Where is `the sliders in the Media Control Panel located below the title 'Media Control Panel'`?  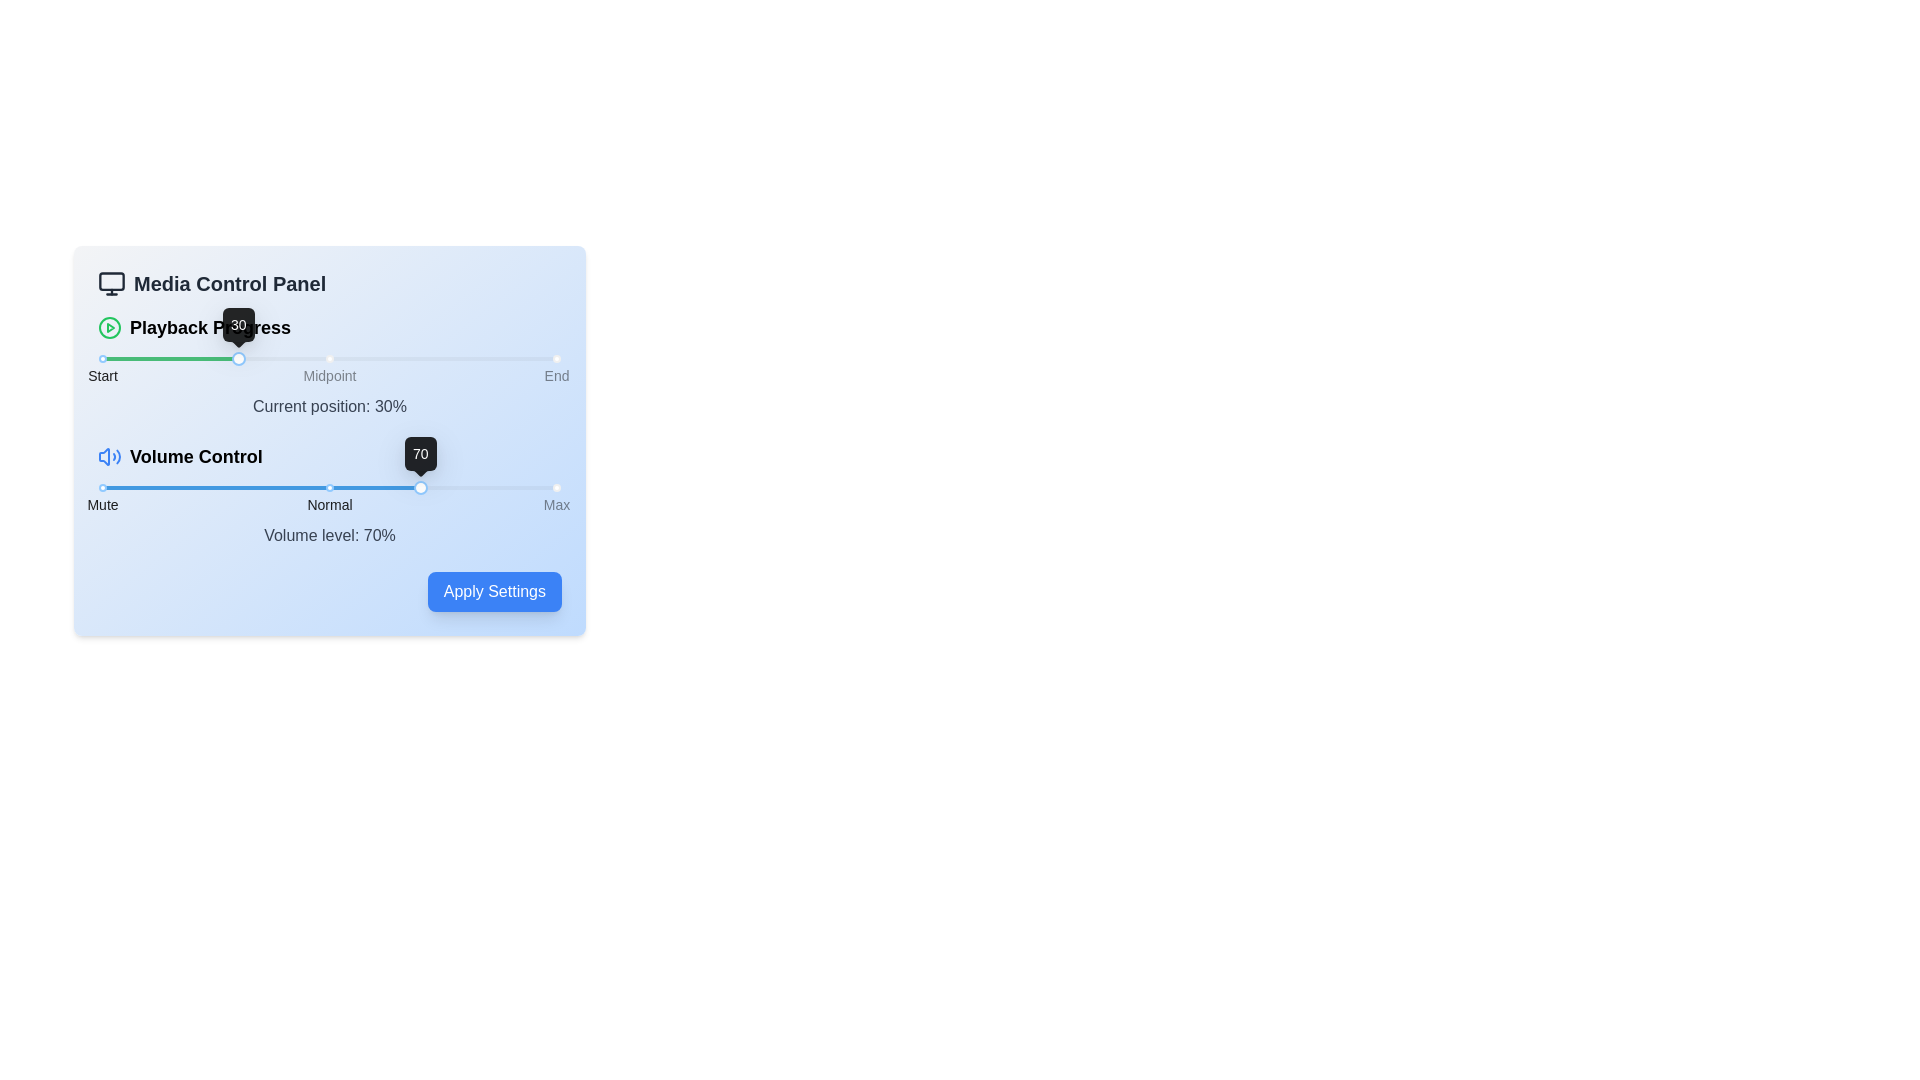 the sliders in the Media Control Panel located below the title 'Media Control Panel' is located at coordinates (330, 430).